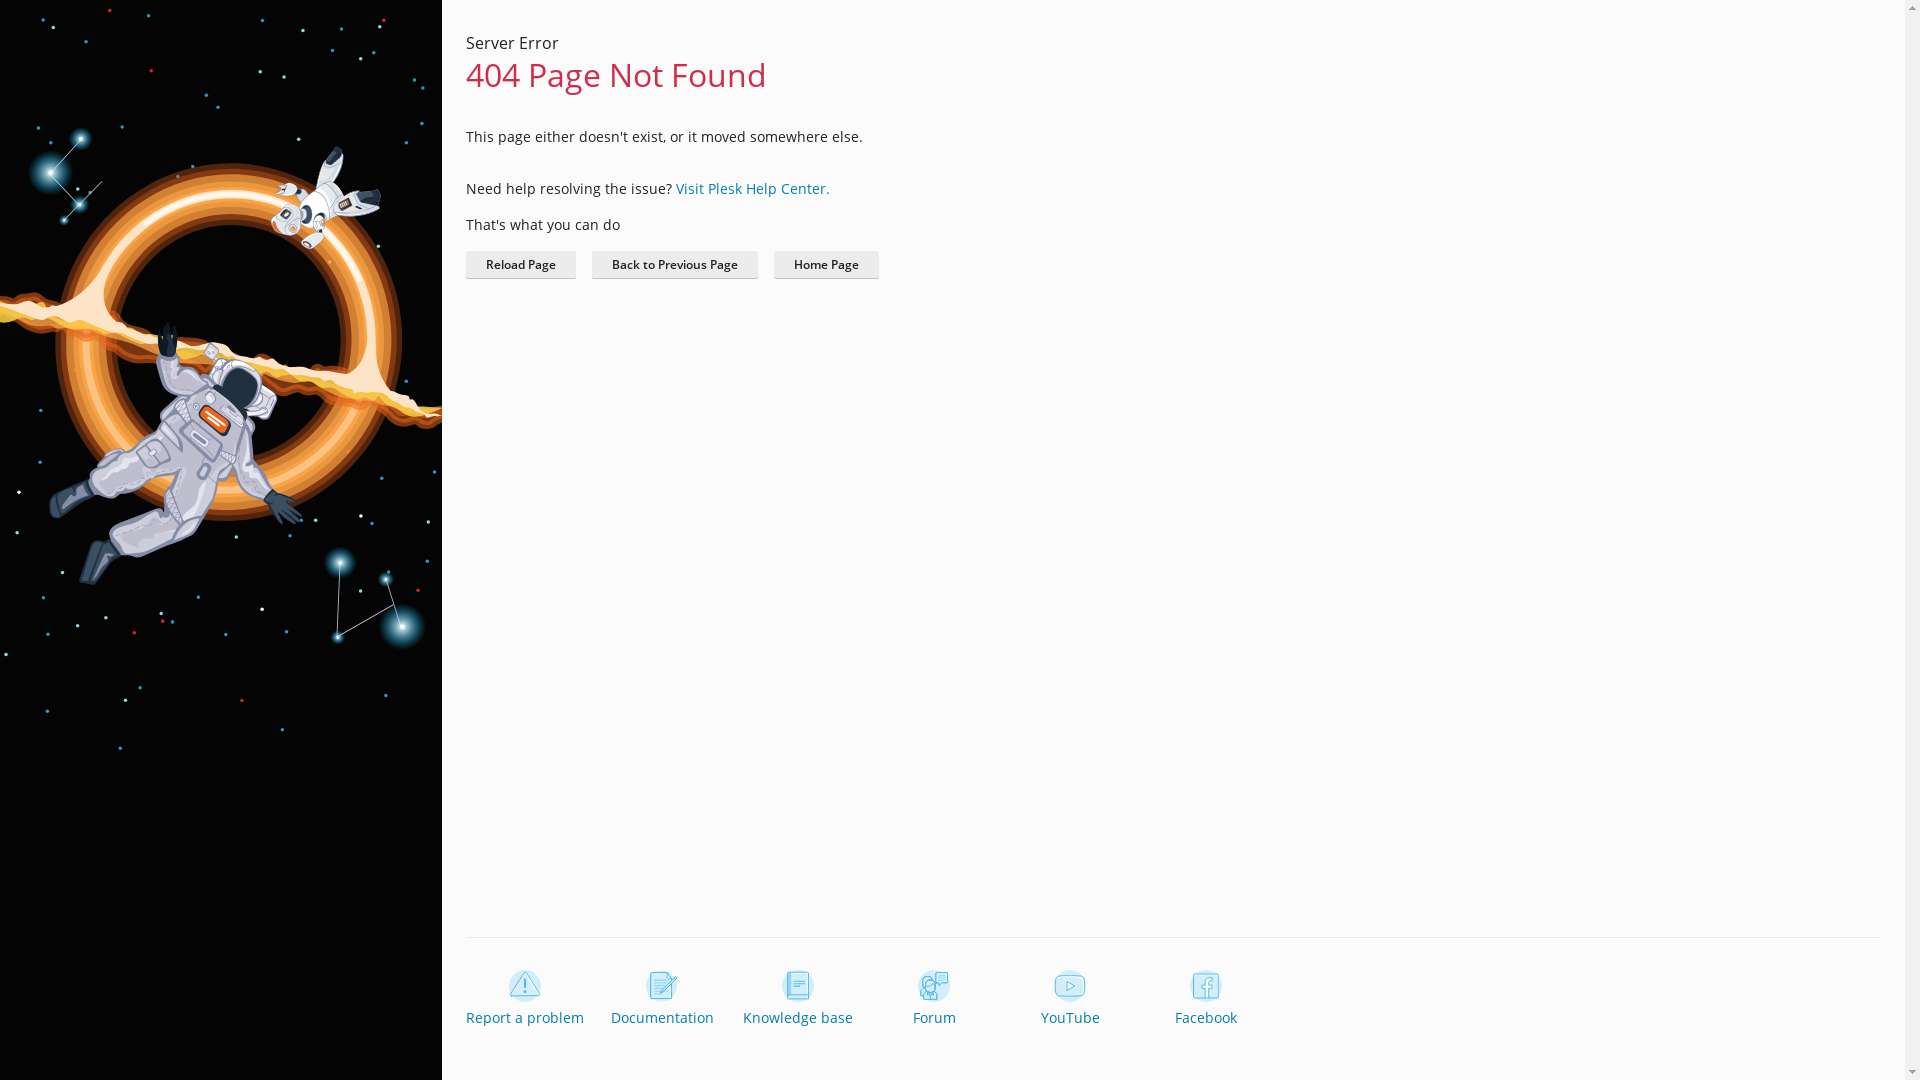 Image resolution: width=1920 pixels, height=1080 pixels. I want to click on 'Visit Plesk Help Center.', so click(752, 188).